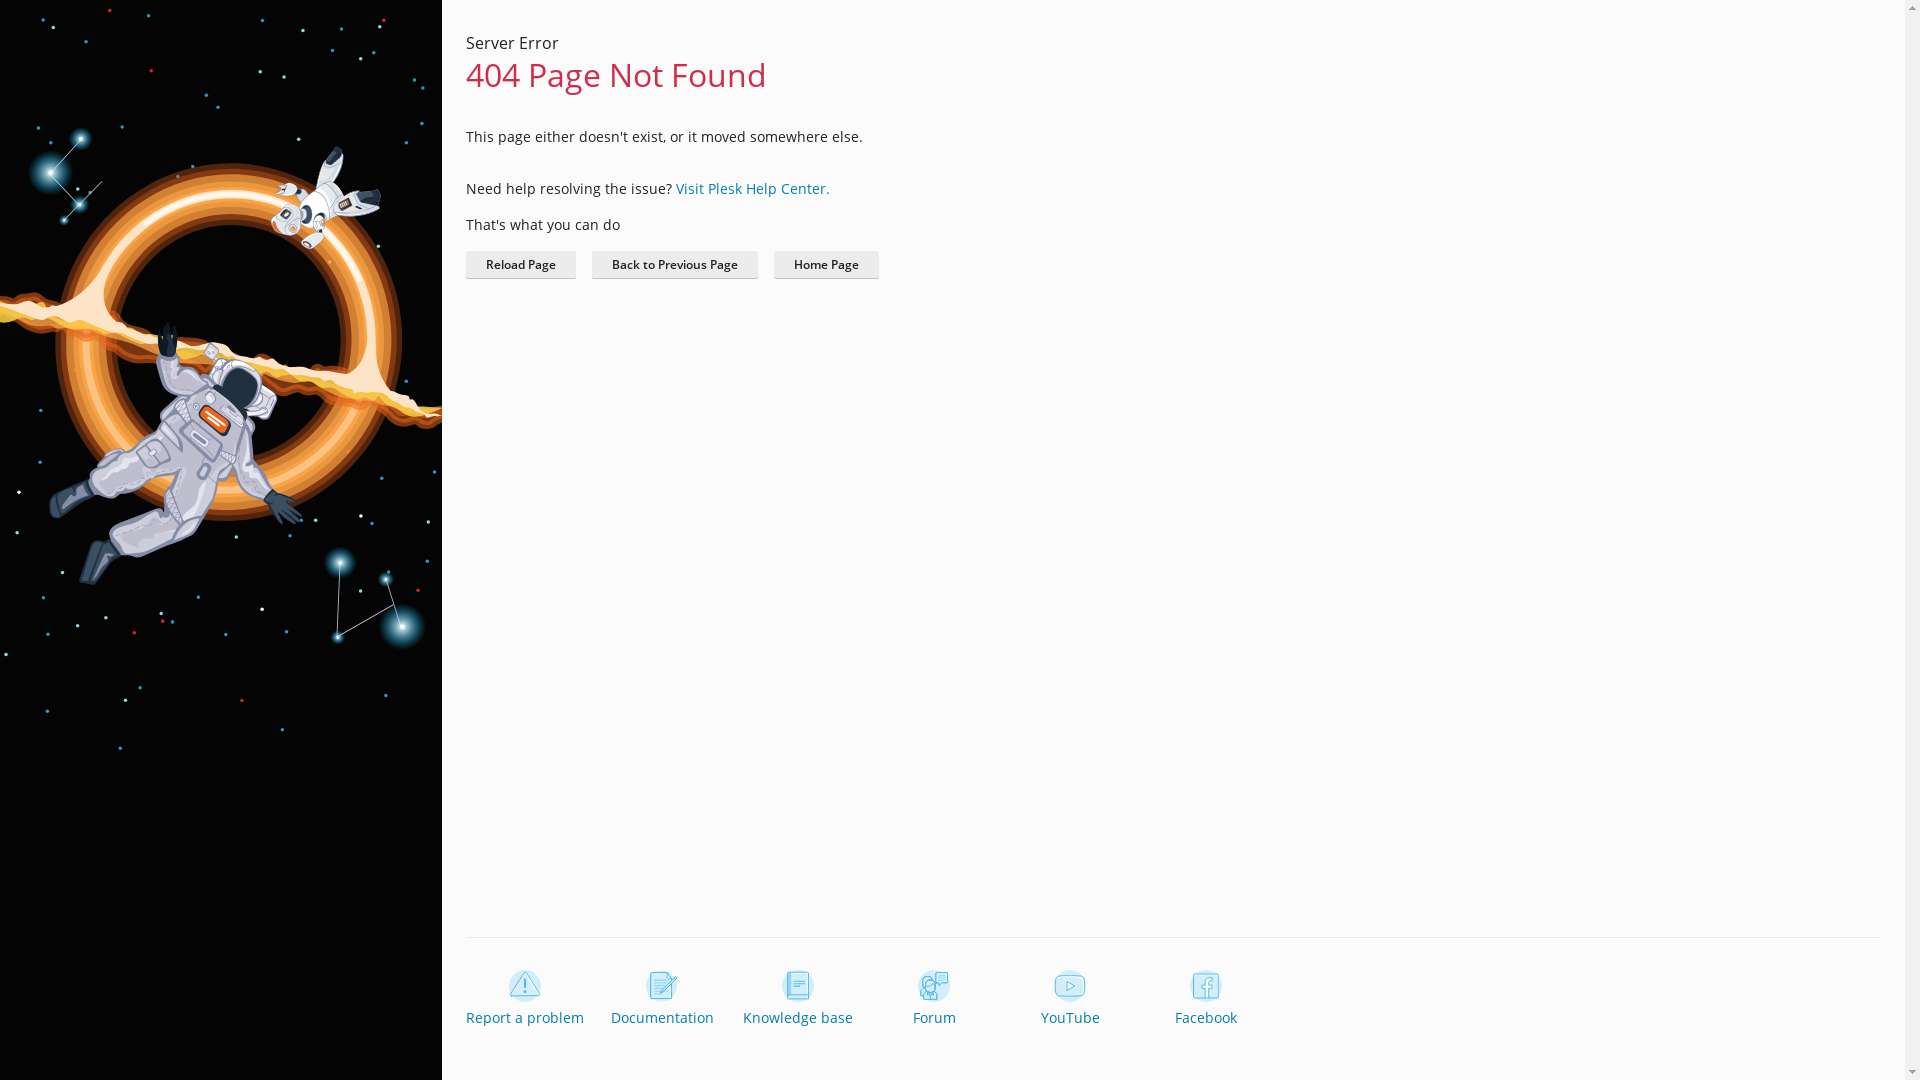 Image resolution: width=1920 pixels, height=1080 pixels. I want to click on 'Visit Plesk Help Center.', so click(752, 188).